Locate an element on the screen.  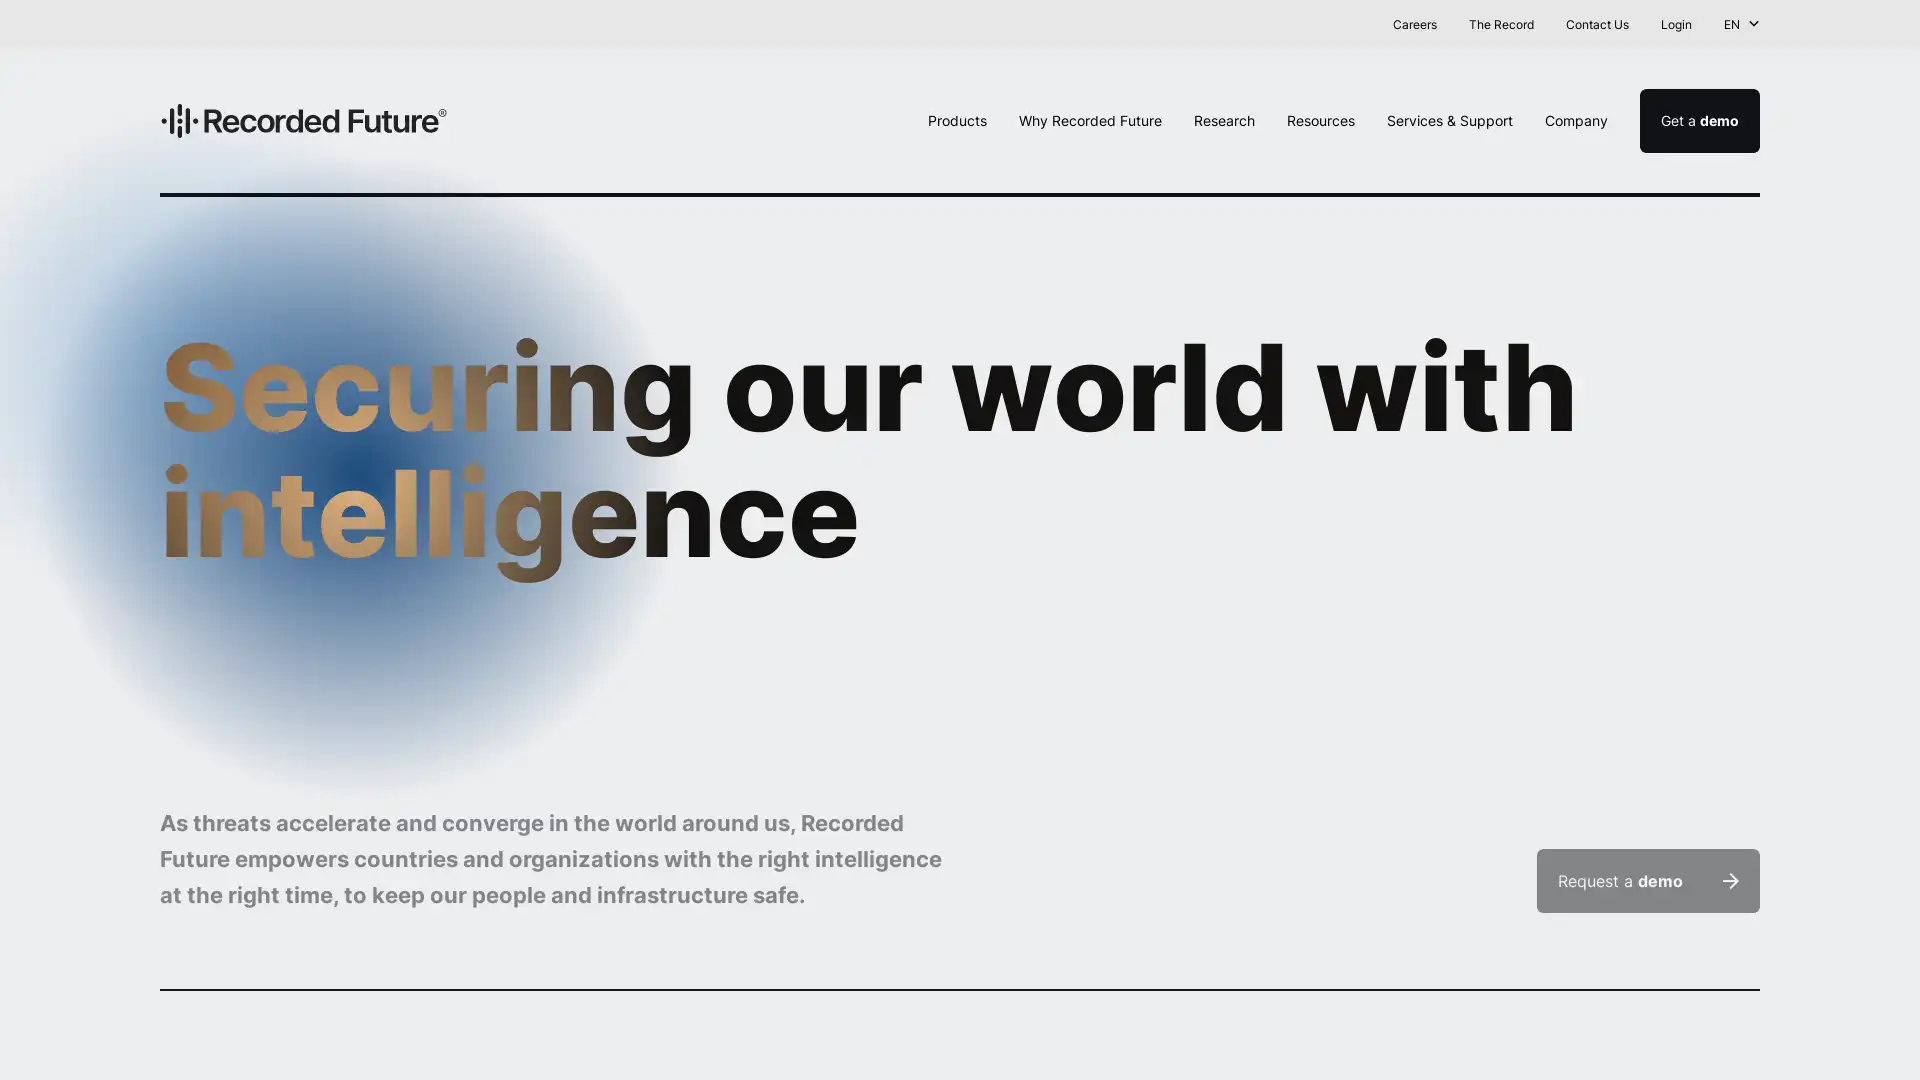
Close is located at coordinates (1885, 27).